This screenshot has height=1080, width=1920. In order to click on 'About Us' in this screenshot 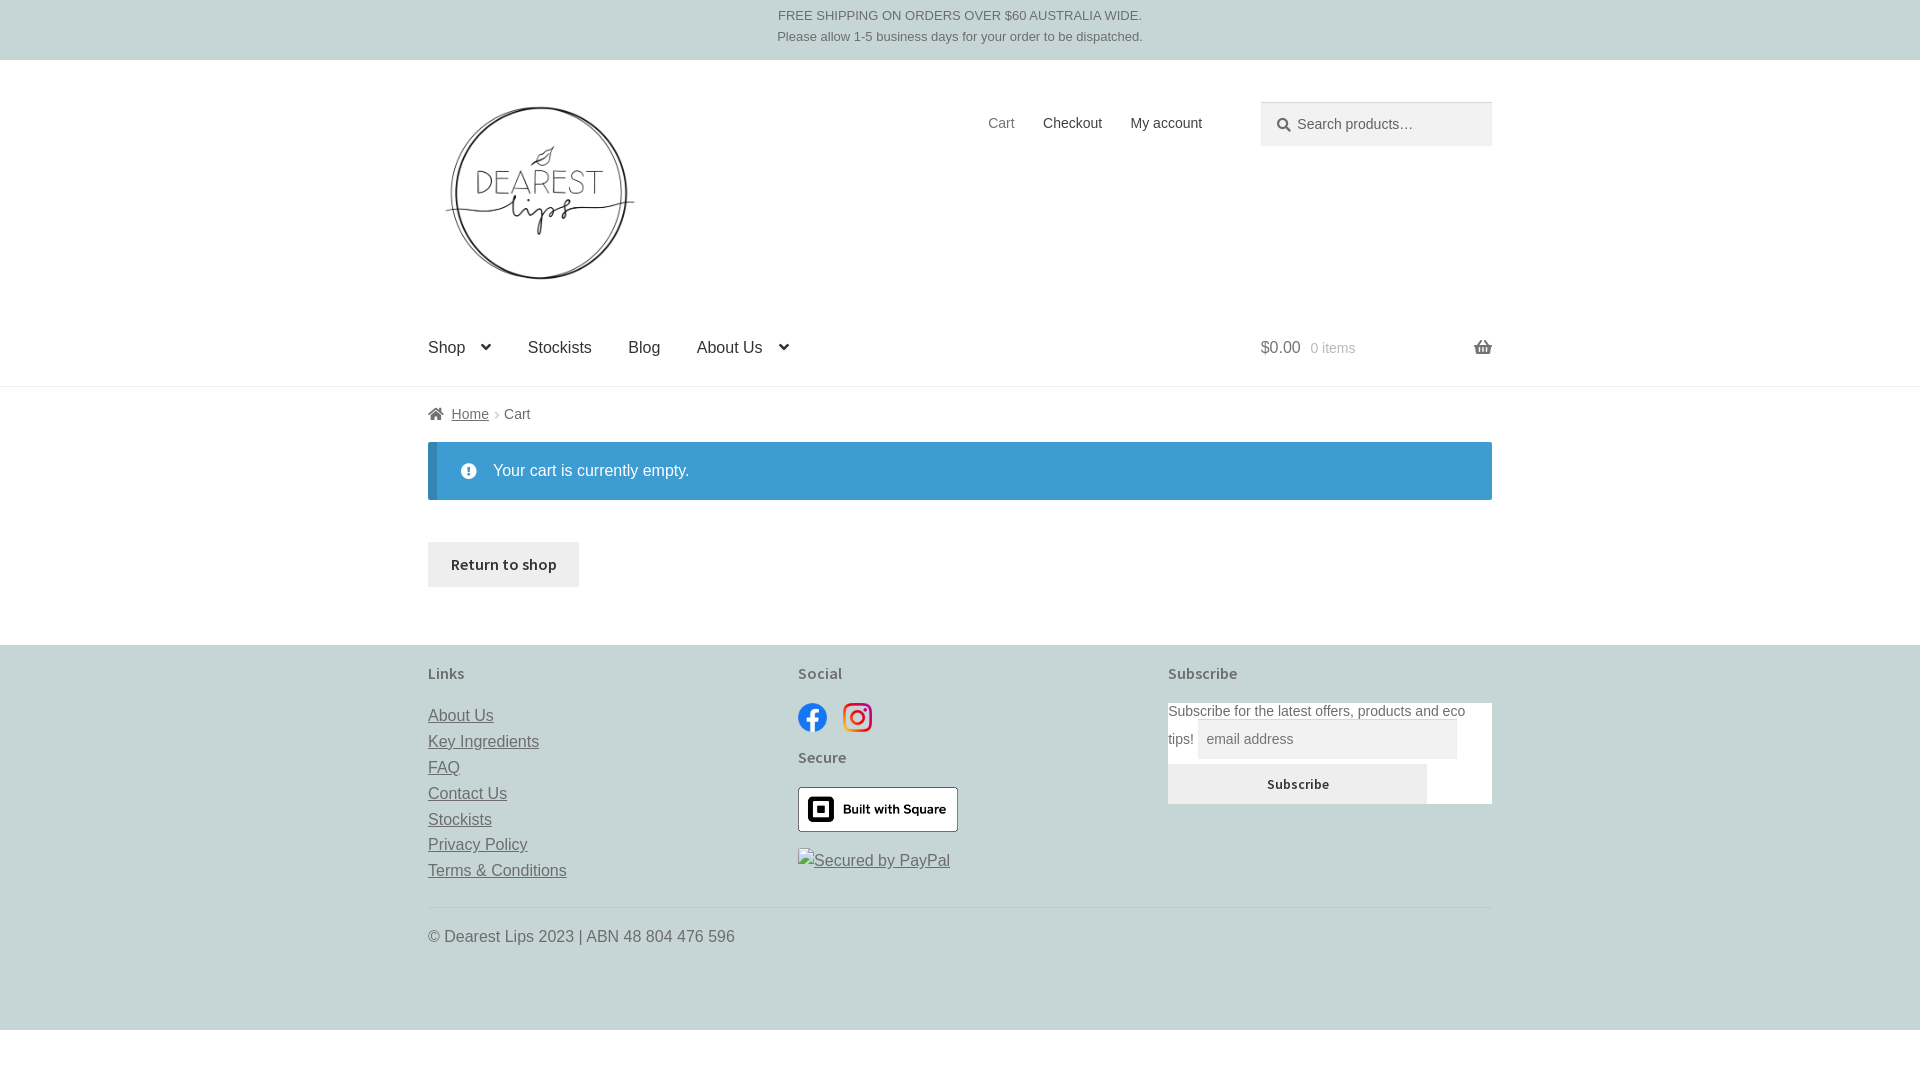, I will do `click(459, 714)`.